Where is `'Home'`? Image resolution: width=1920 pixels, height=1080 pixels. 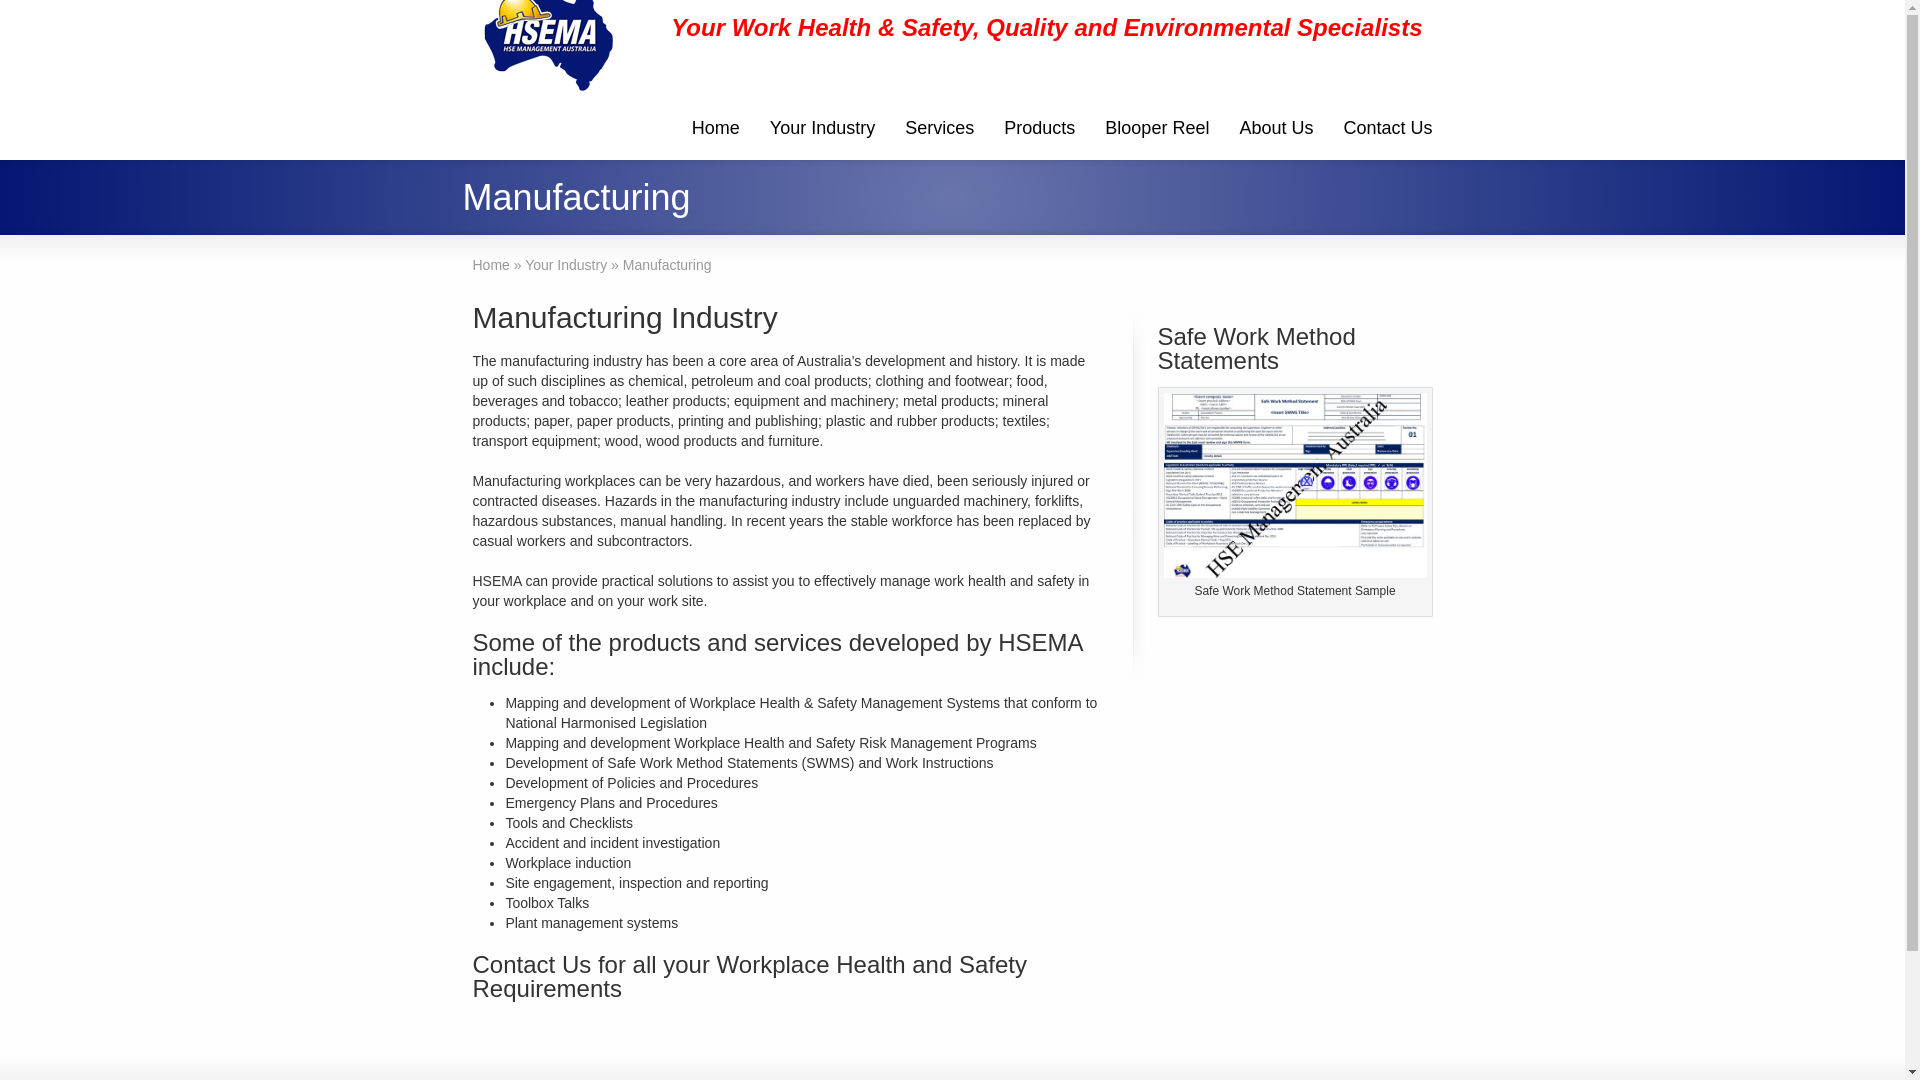 'Home' is located at coordinates (715, 130).